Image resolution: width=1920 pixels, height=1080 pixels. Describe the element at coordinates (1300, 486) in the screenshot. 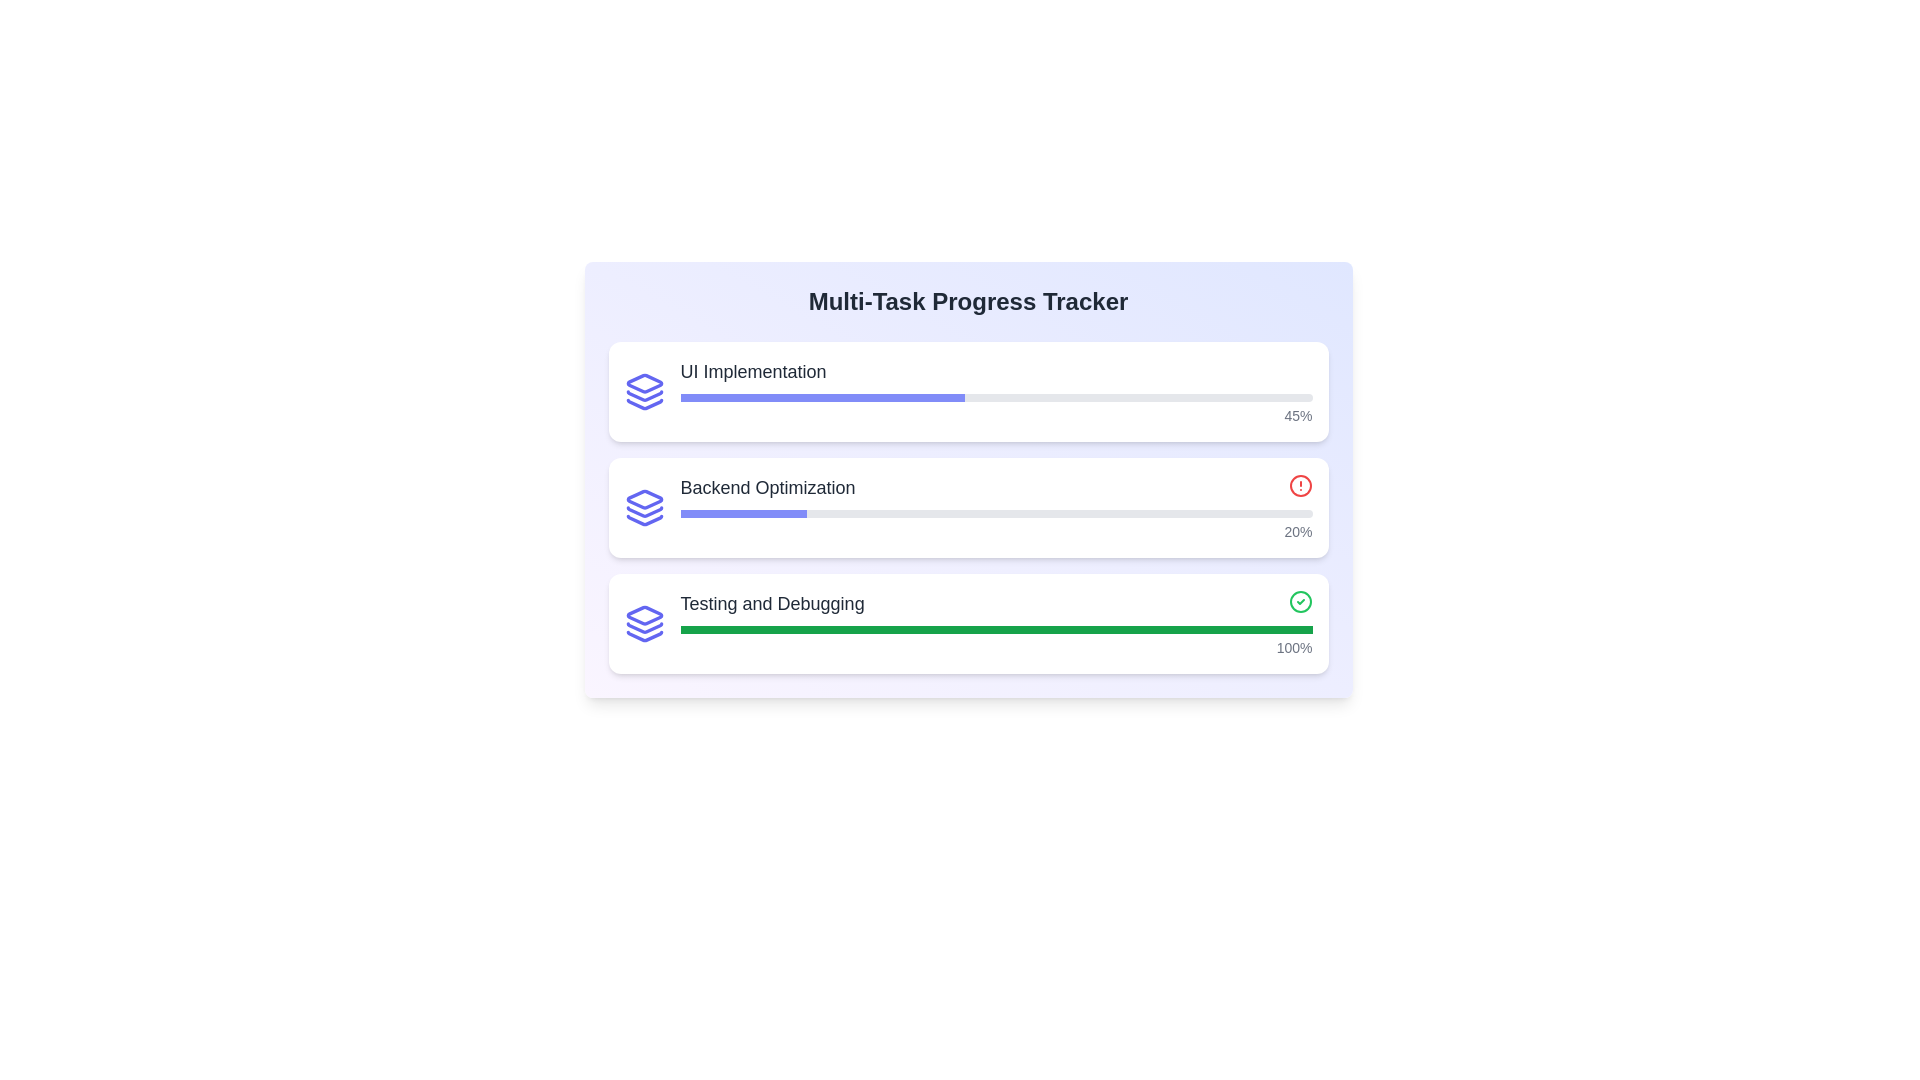

I see `the alert icon located to the right of the 'Backend Optimization' progress bar, which indicates an issue related to the 20% progress task` at that location.